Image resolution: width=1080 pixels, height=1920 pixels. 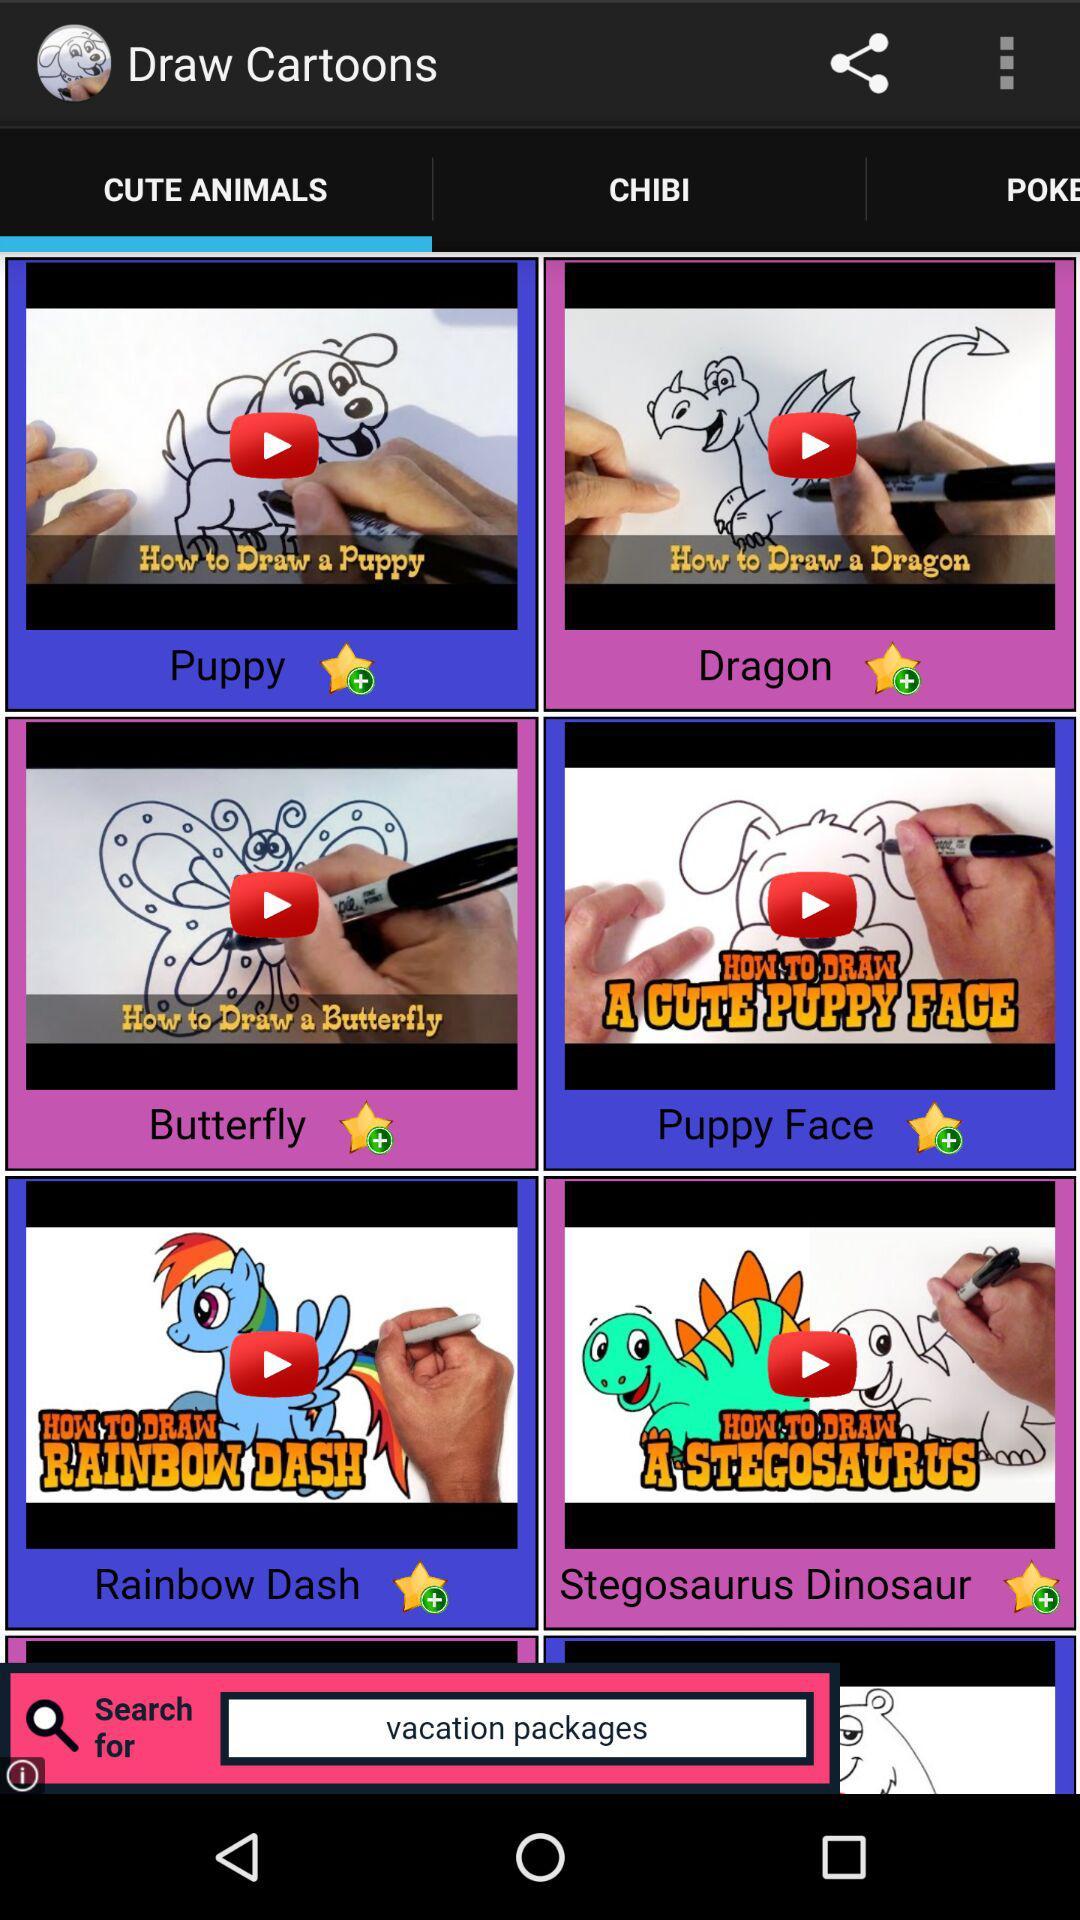 What do you see at coordinates (419, 1727) in the screenshot?
I see `search bar` at bounding box center [419, 1727].